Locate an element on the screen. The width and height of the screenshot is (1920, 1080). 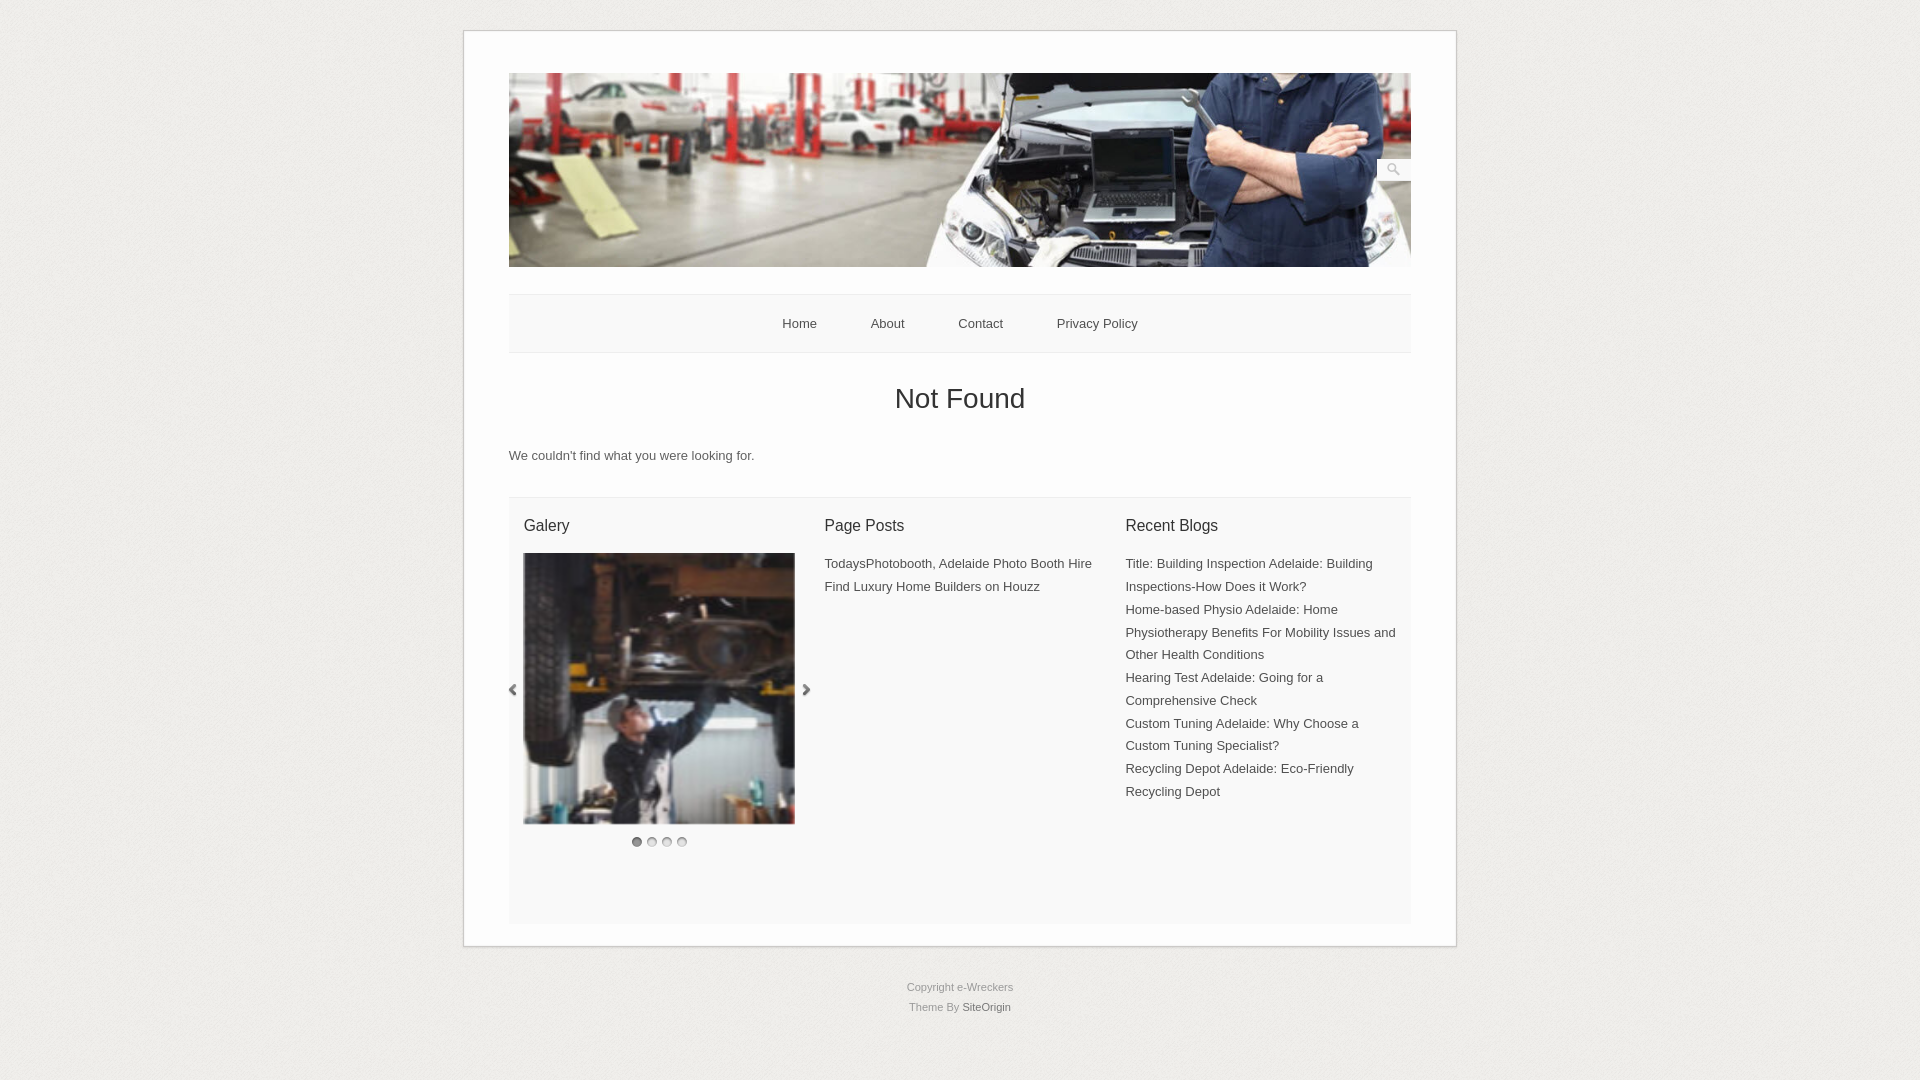
'2' is located at coordinates (652, 842).